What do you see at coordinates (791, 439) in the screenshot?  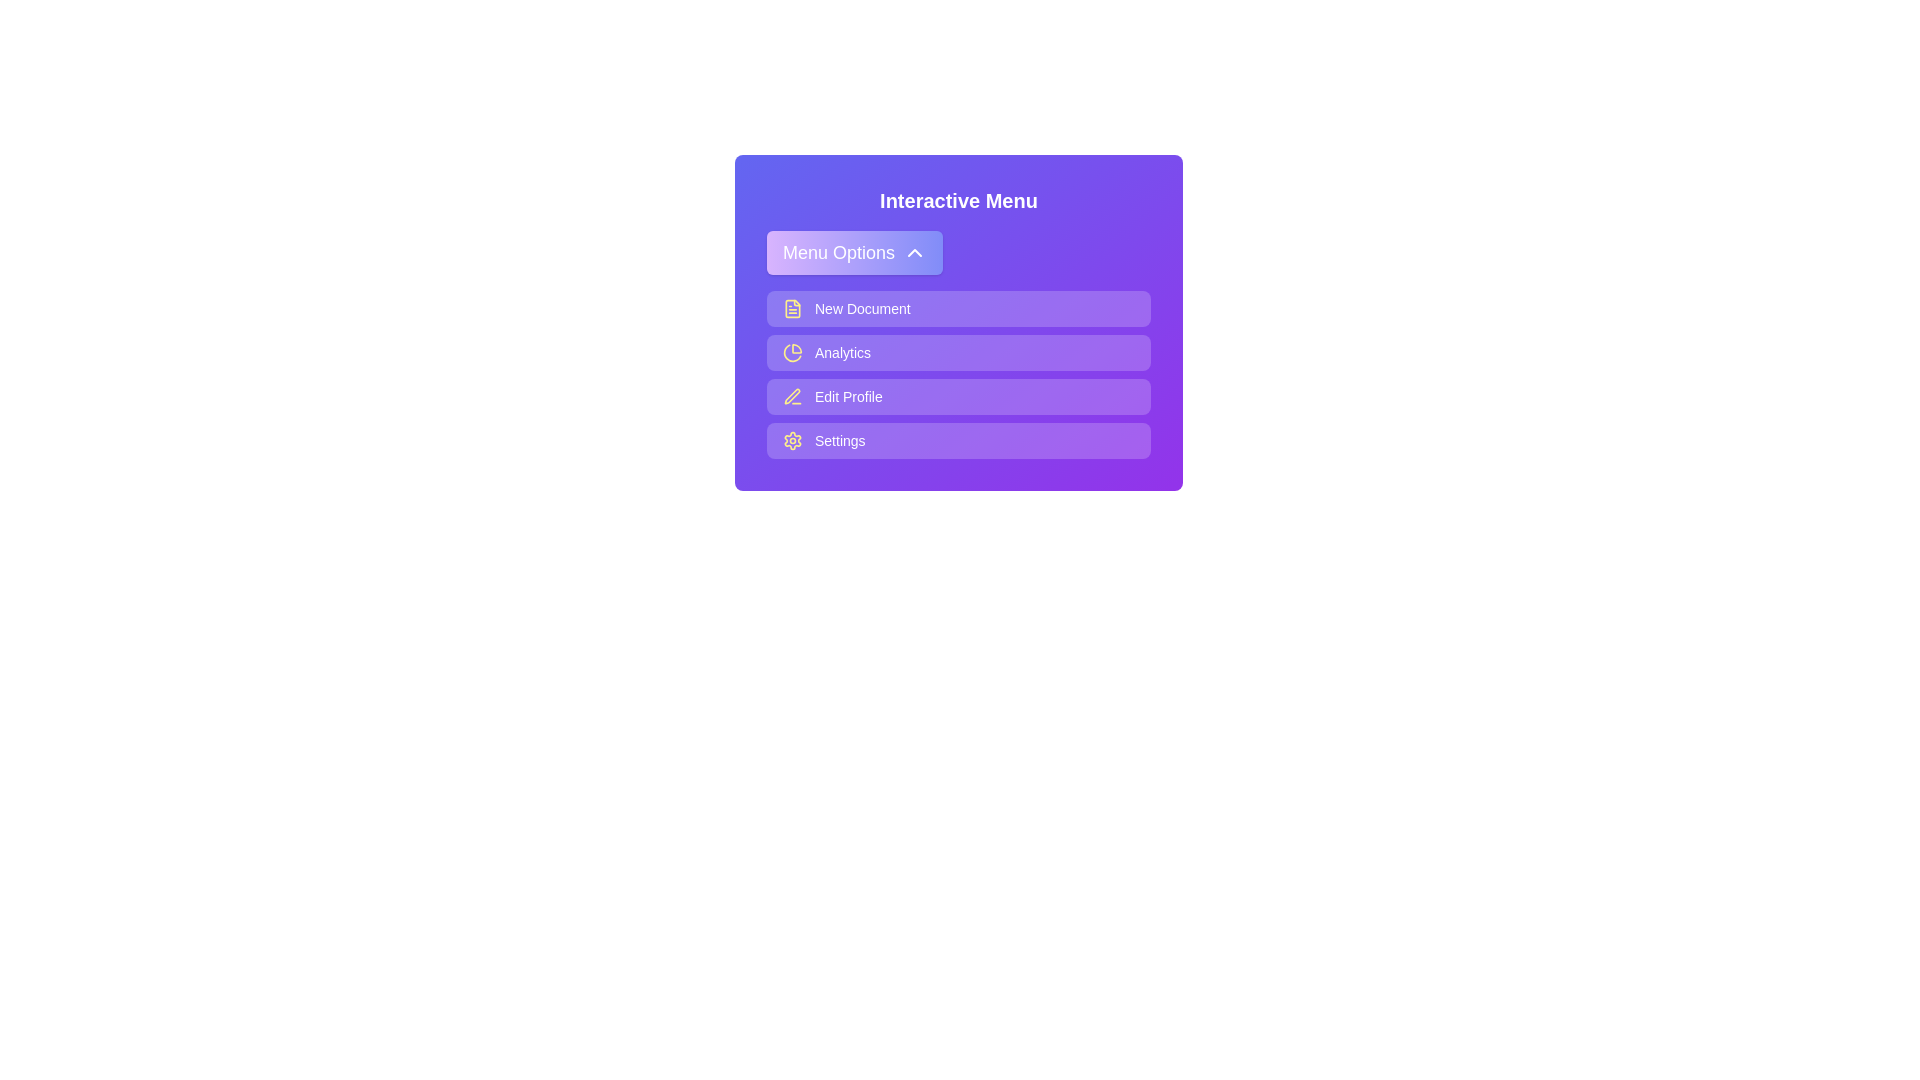 I see `the yellow gear icon representing 'Settings', which is located as the fourth and last entry in the vertically stacked menu of options` at bounding box center [791, 439].